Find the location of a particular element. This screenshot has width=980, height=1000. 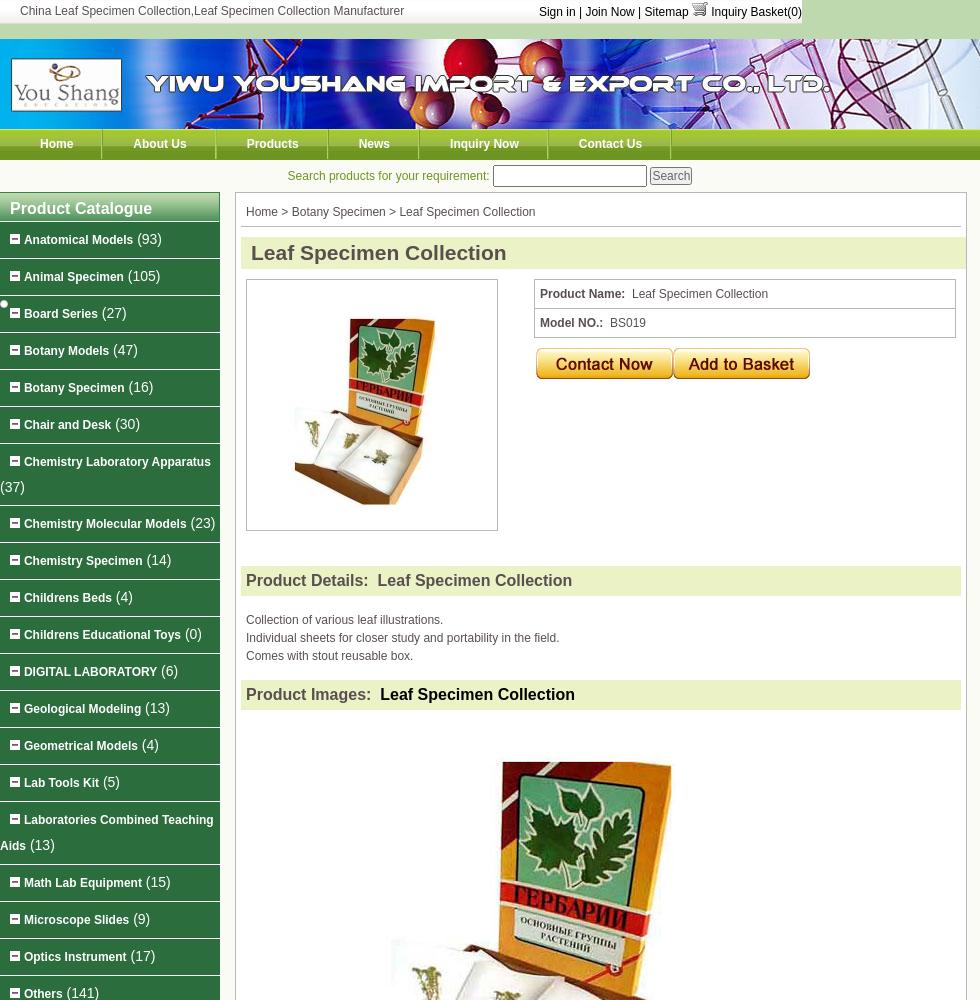

'Laboratories Combined Teaching Aids' is located at coordinates (106, 832).